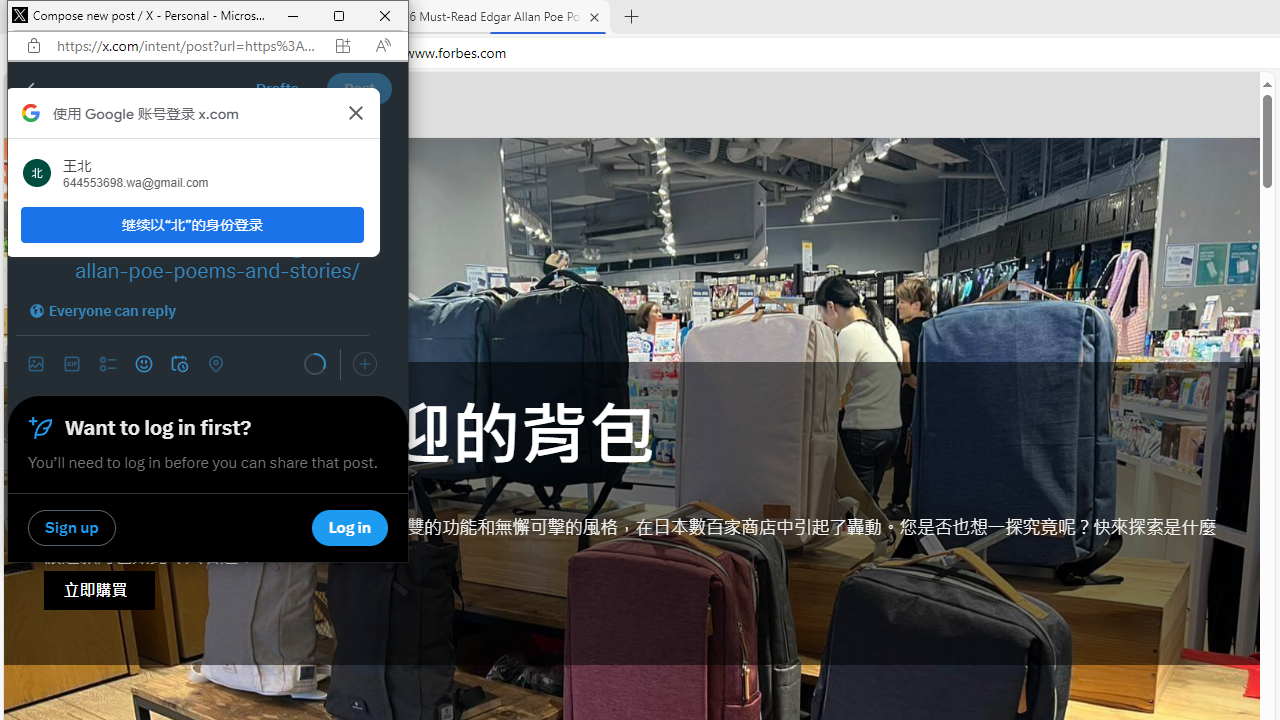 This screenshot has height=720, width=1280. What do you see at coordinates (343, 45) in the screenshot?
I see `'App available. Install X'` at bounding box center [343, 45].